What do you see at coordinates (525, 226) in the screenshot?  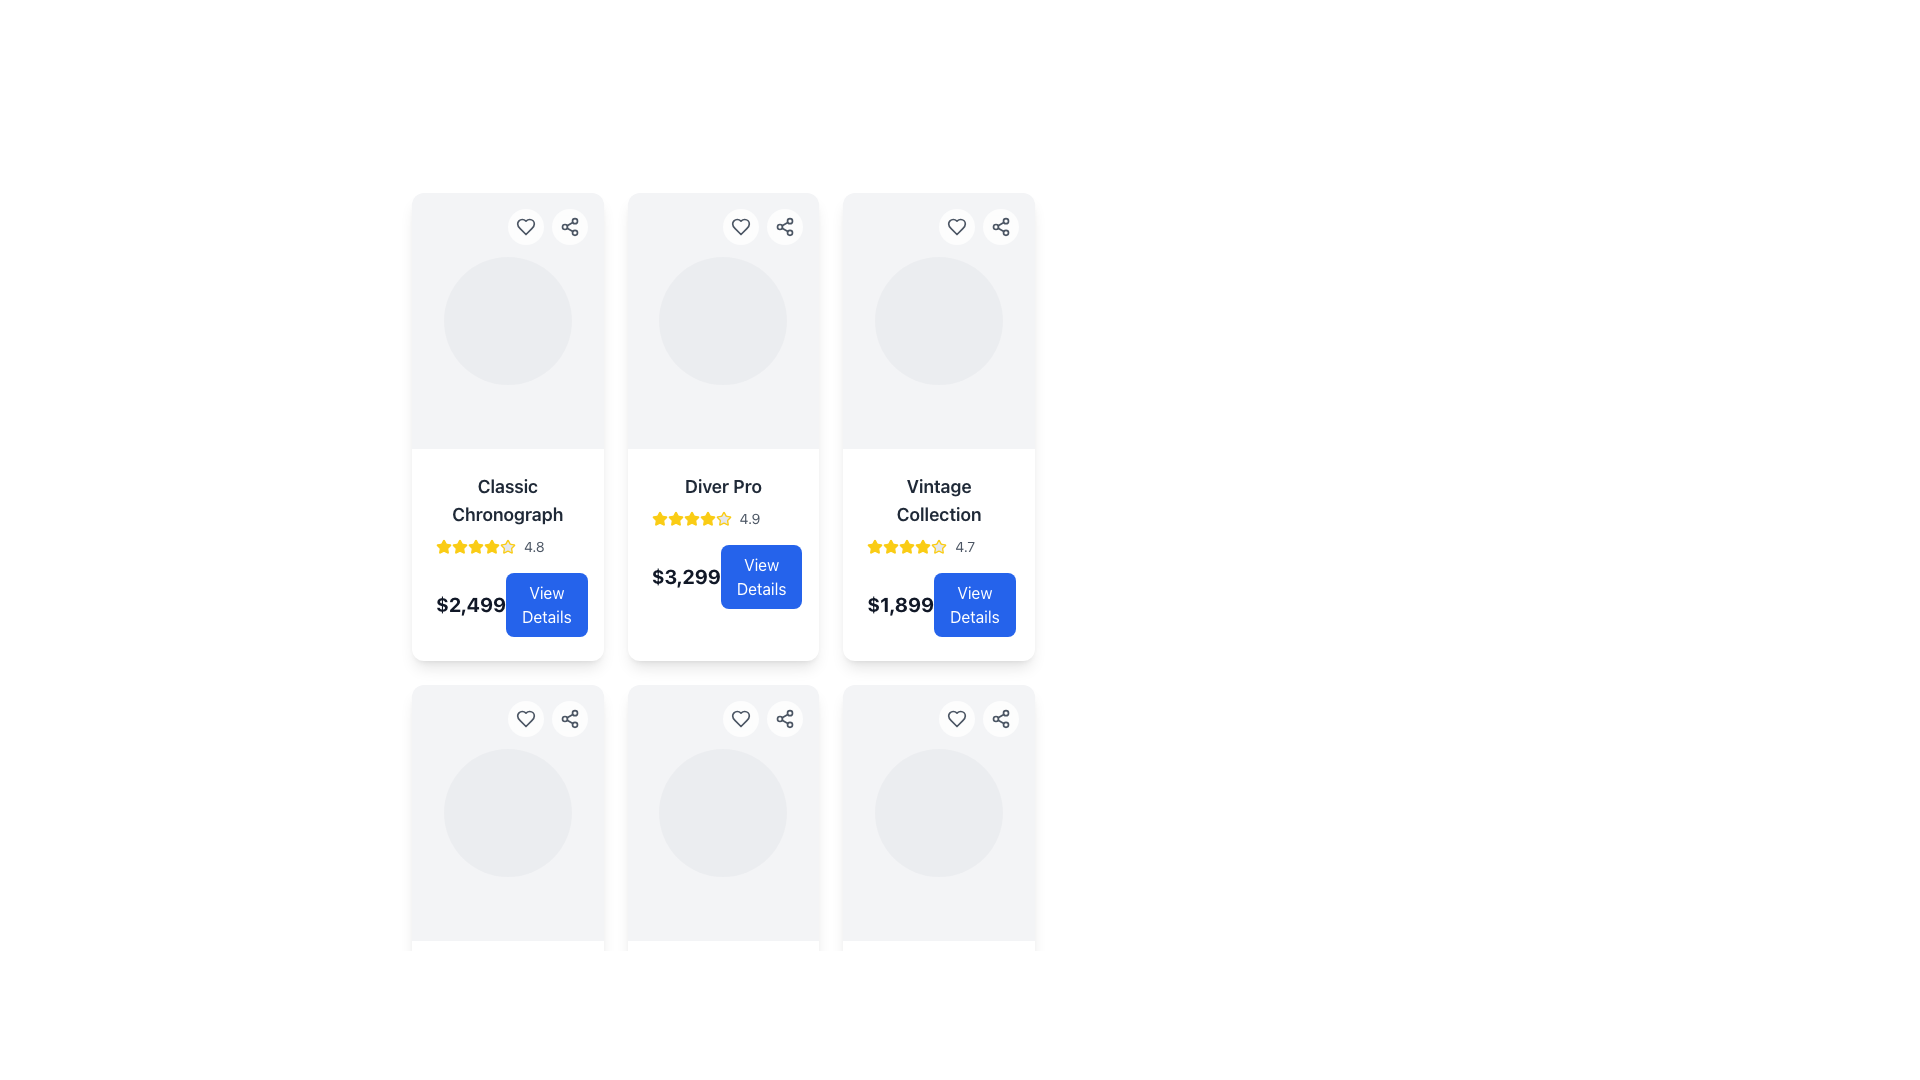 I see `the outlined heart icon located in the top section of the first item in the grid layout to favorite the item` at bounding box center [525, 226].